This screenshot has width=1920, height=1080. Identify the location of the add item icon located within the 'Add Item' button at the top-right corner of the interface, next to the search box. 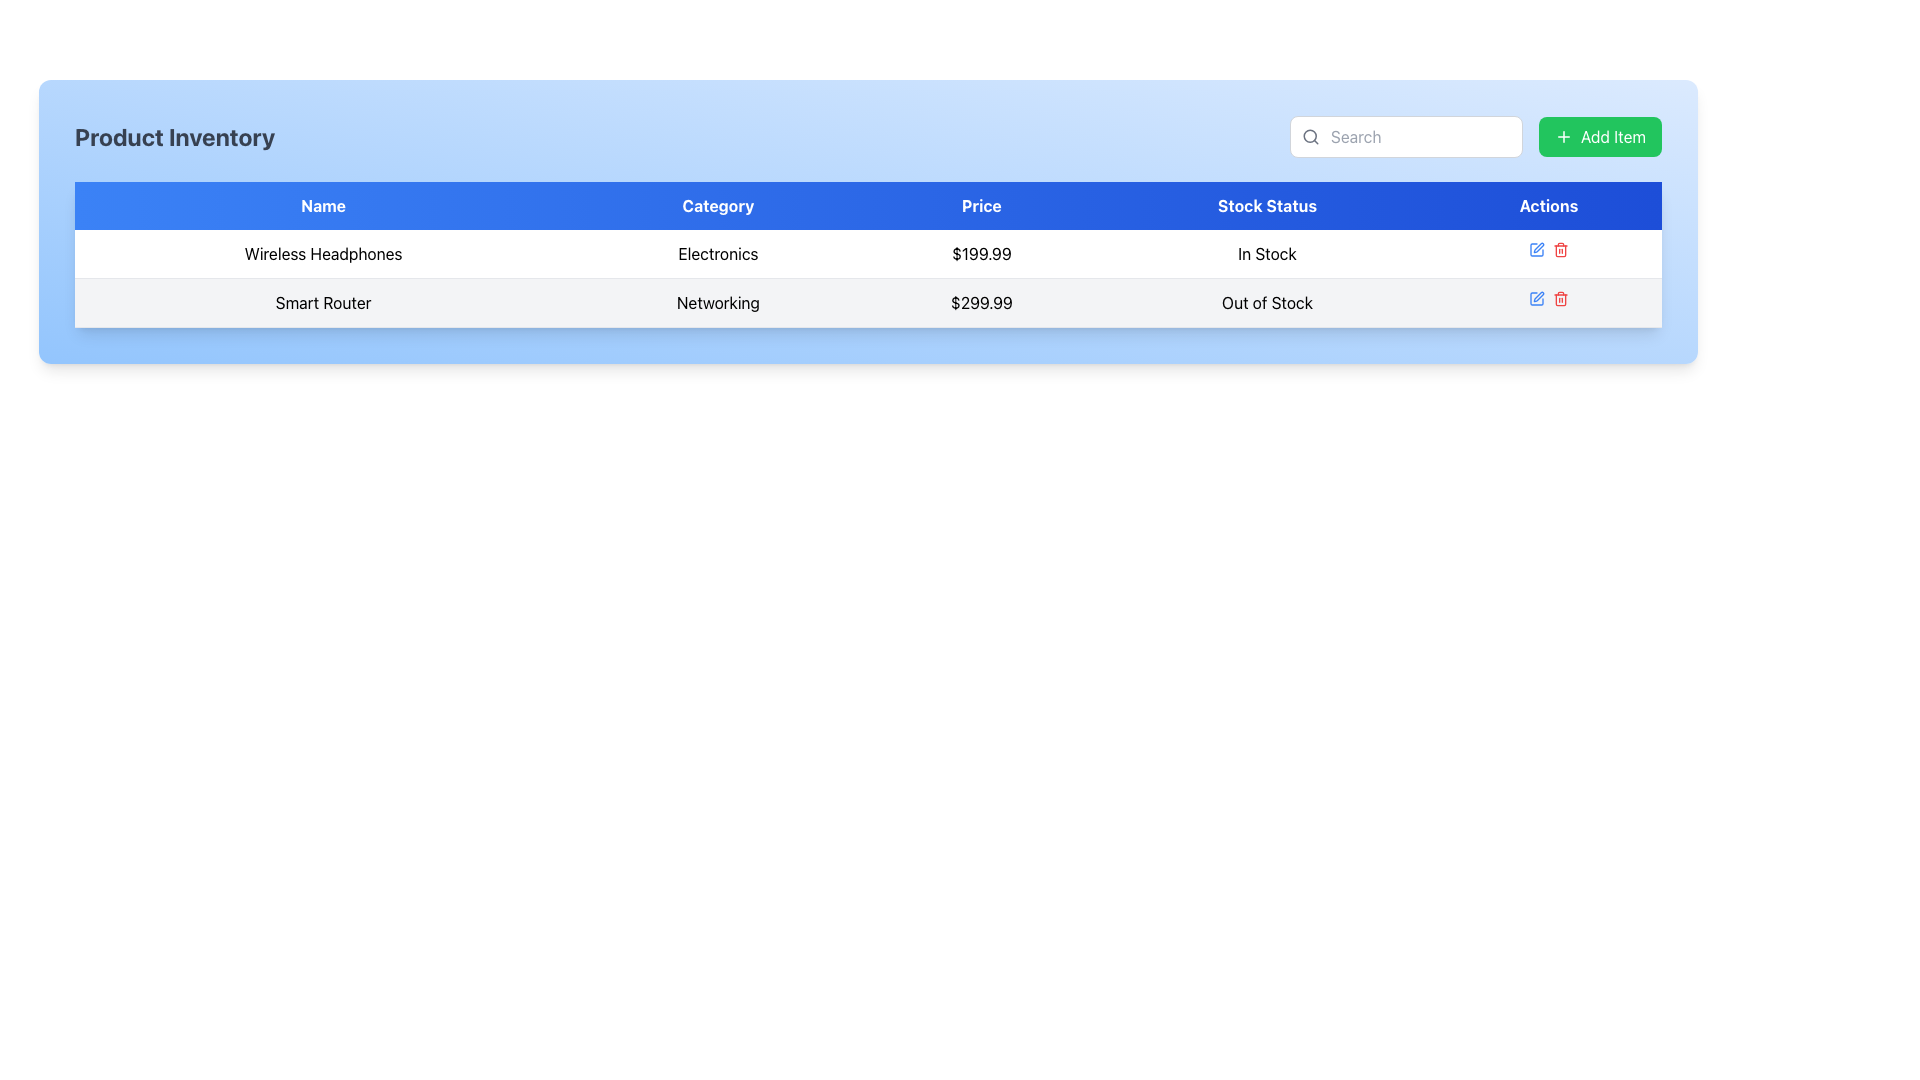
(1563, 136).